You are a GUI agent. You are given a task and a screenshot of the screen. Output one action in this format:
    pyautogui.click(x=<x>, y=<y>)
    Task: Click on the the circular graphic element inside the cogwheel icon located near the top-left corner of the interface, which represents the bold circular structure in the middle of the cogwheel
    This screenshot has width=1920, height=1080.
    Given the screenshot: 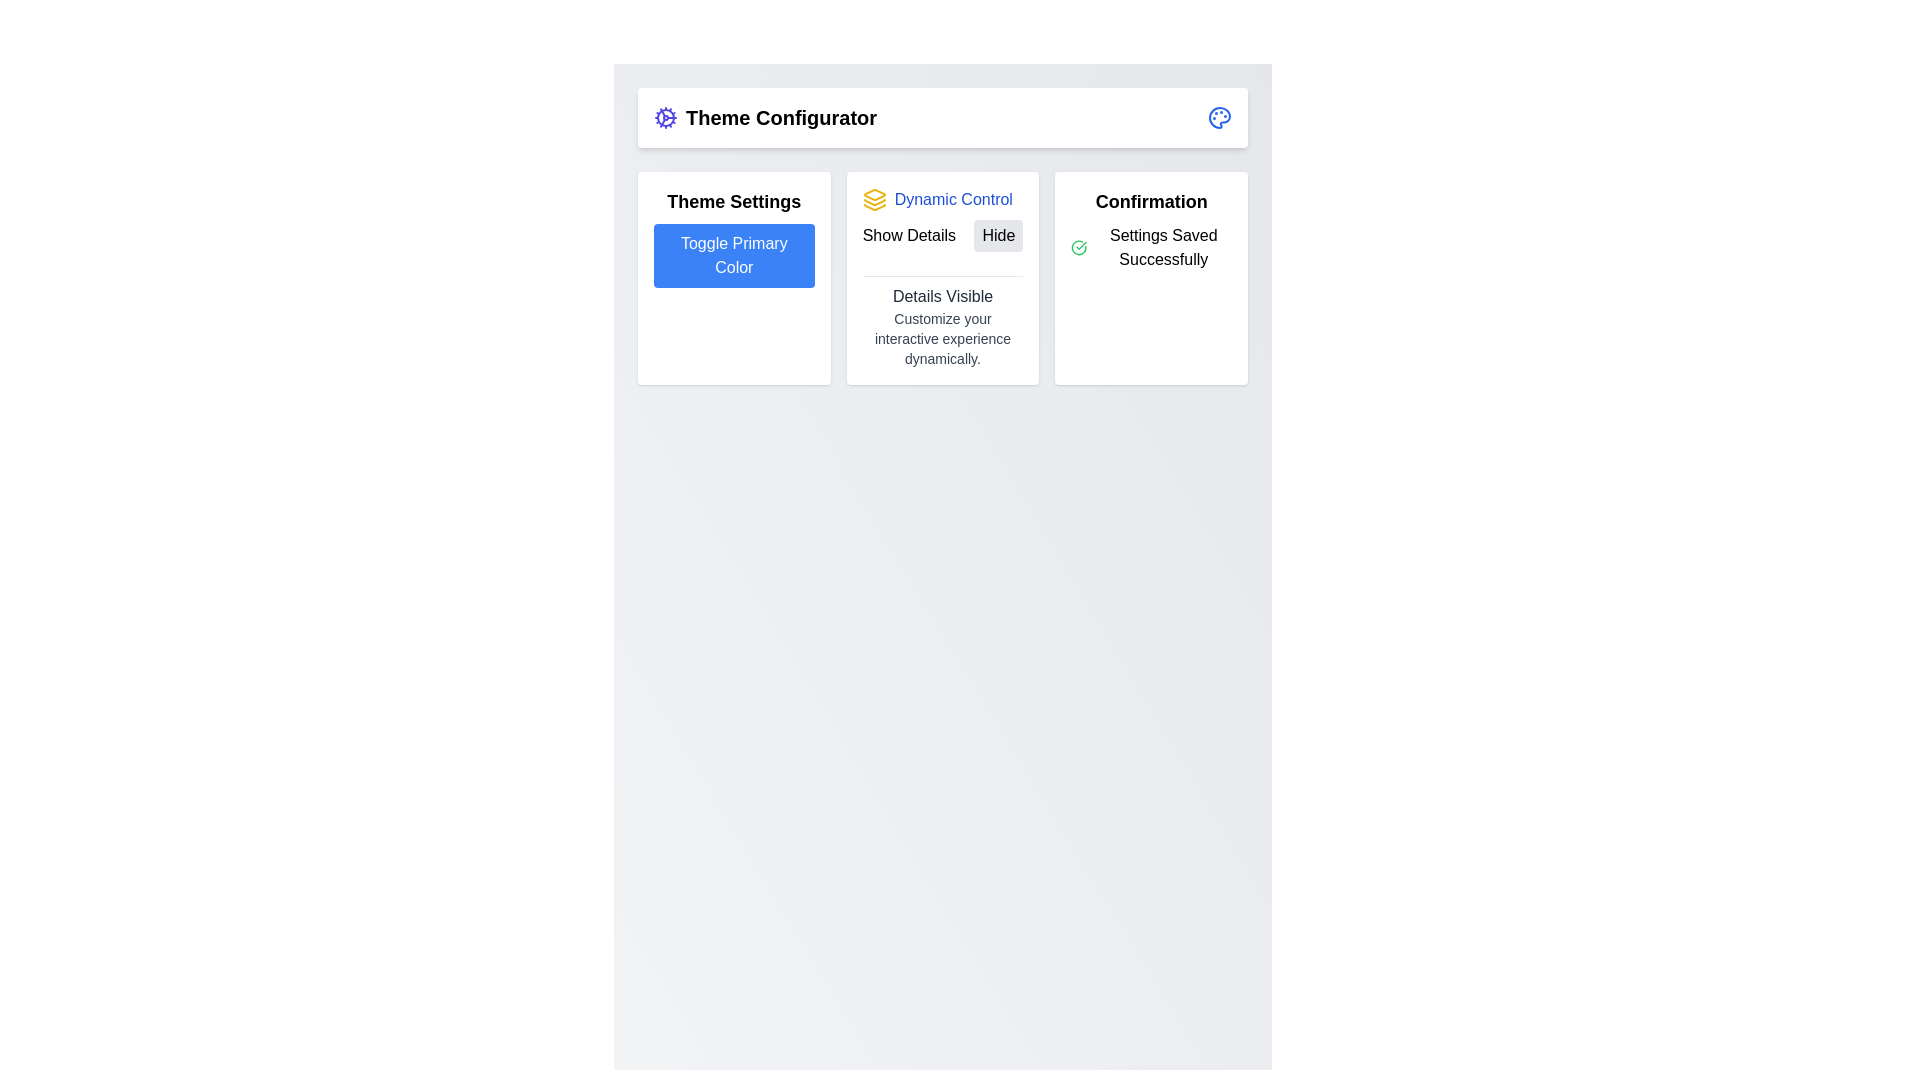 What is the action you would take?
    pyautogui.click(x=666, y=118)
    